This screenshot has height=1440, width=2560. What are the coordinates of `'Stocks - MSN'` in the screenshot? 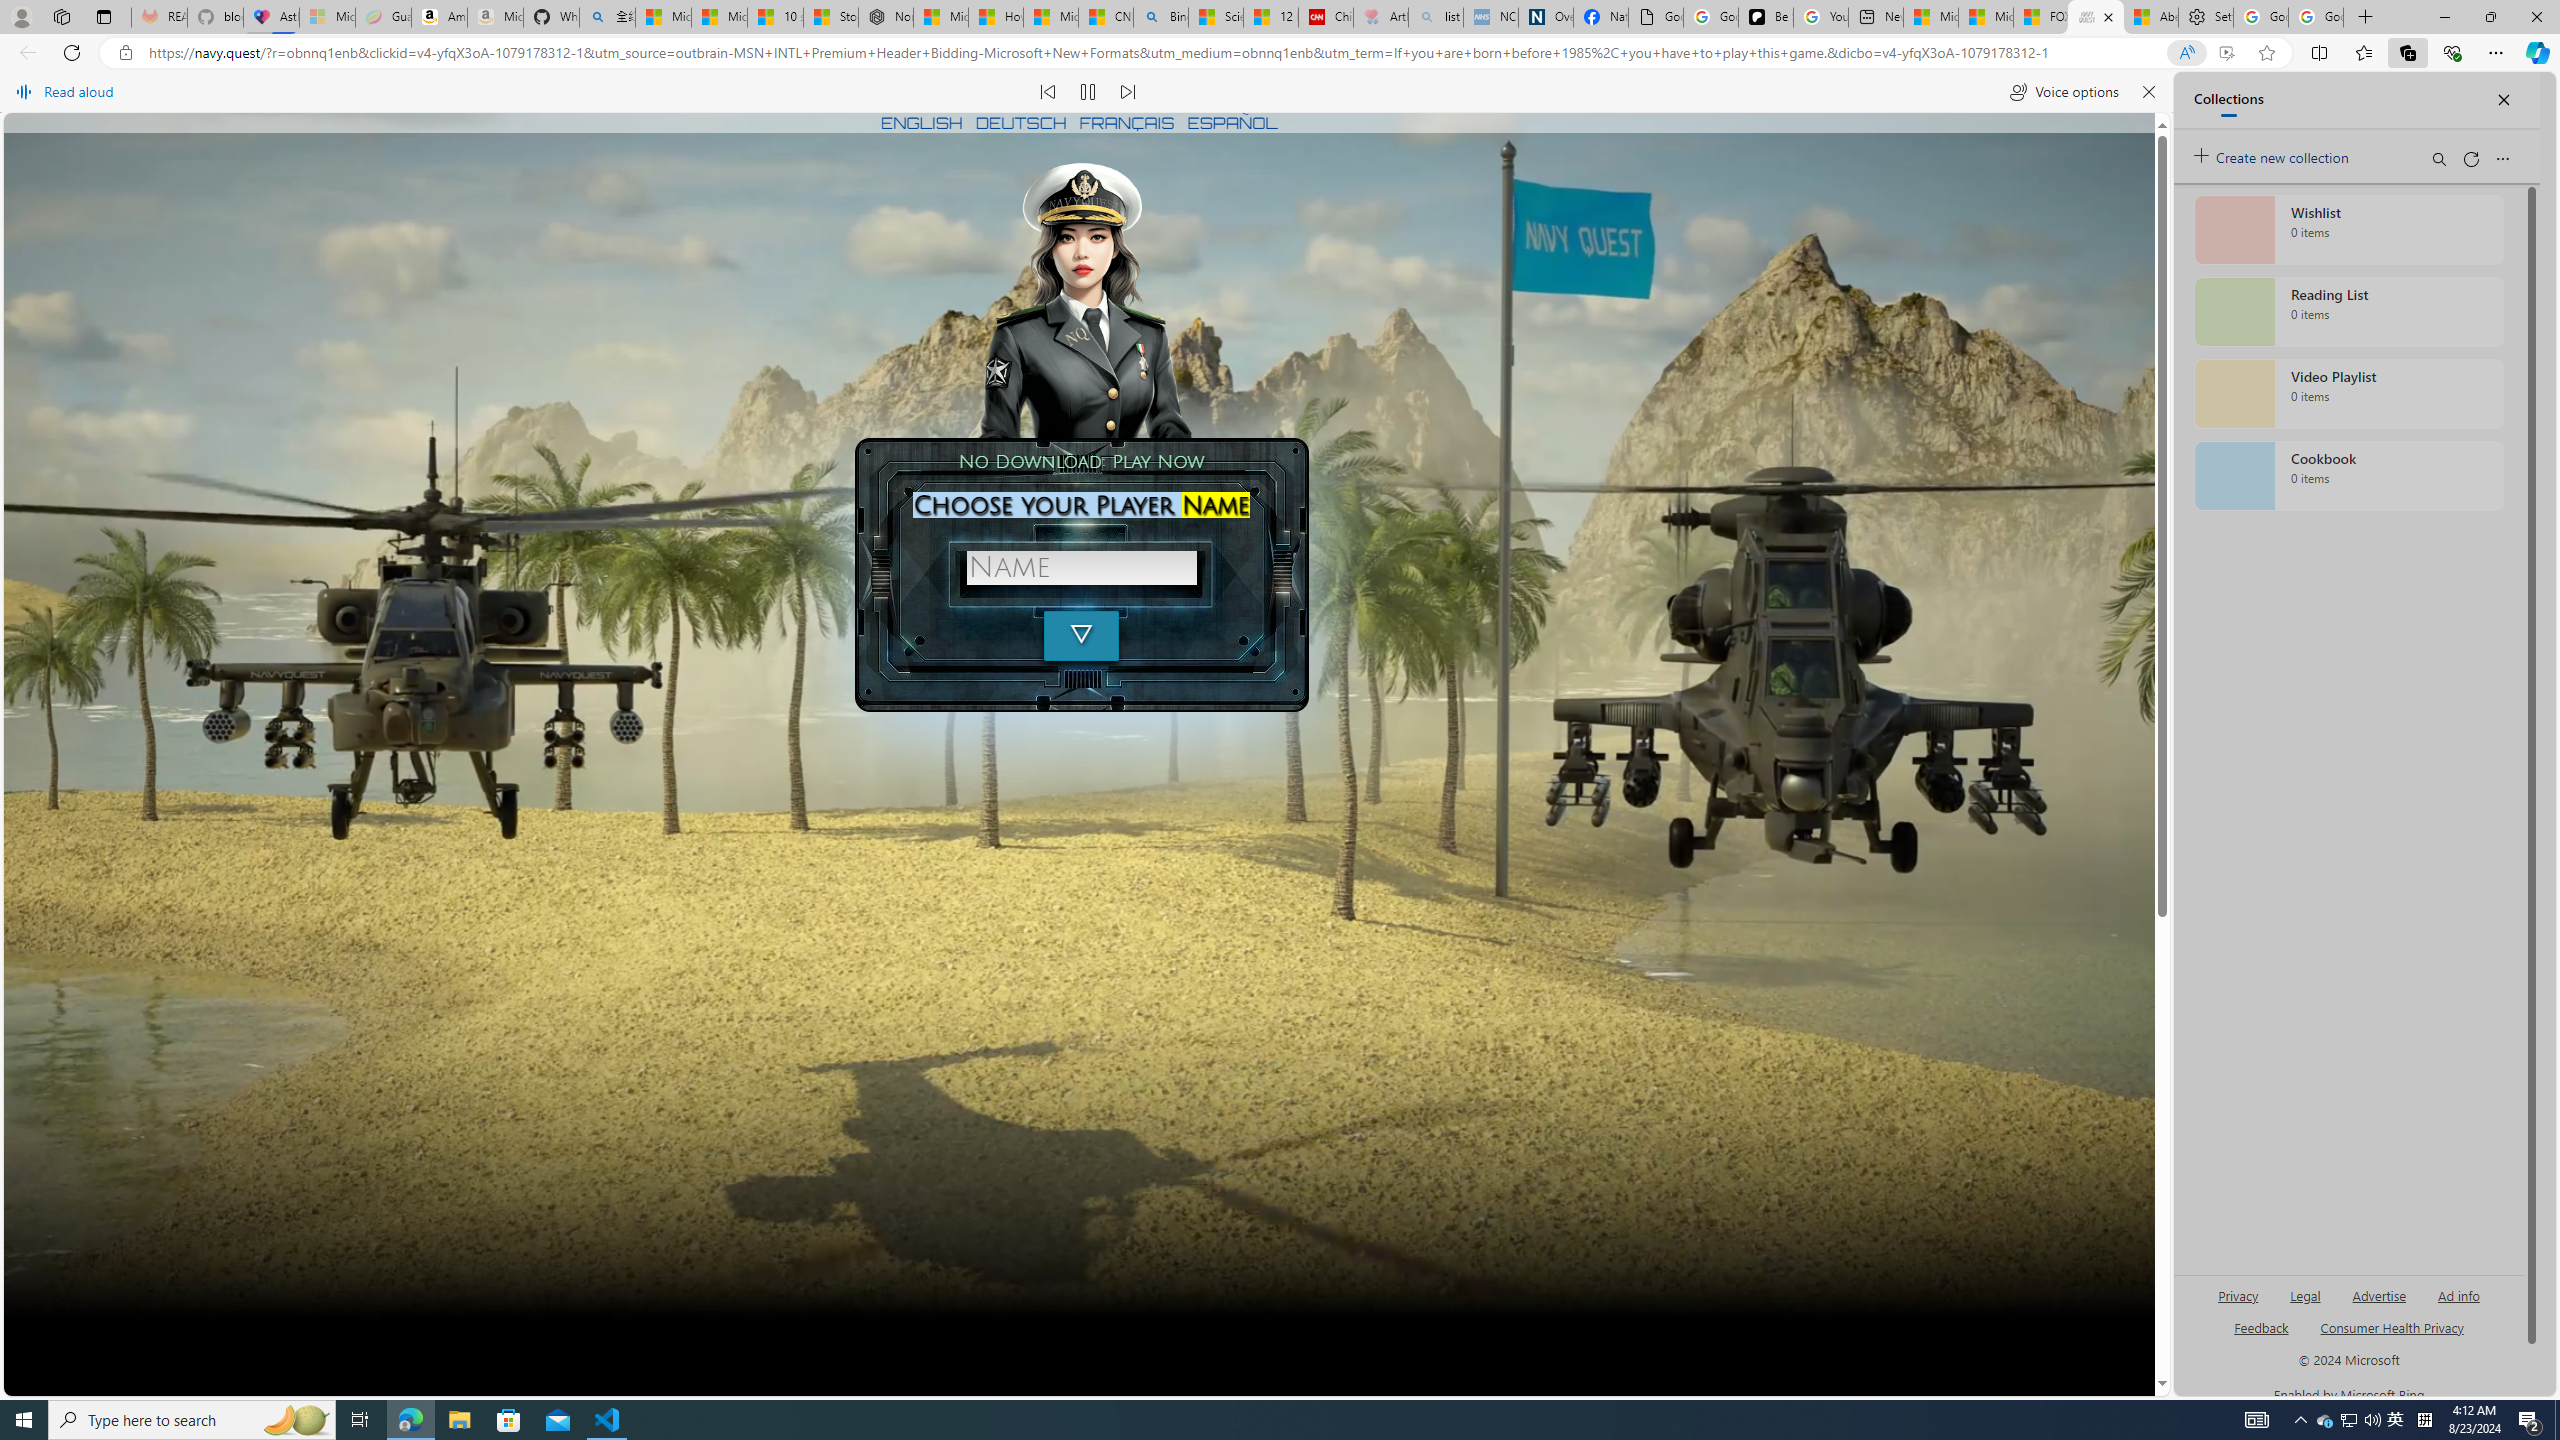 It's located at (831, 16).